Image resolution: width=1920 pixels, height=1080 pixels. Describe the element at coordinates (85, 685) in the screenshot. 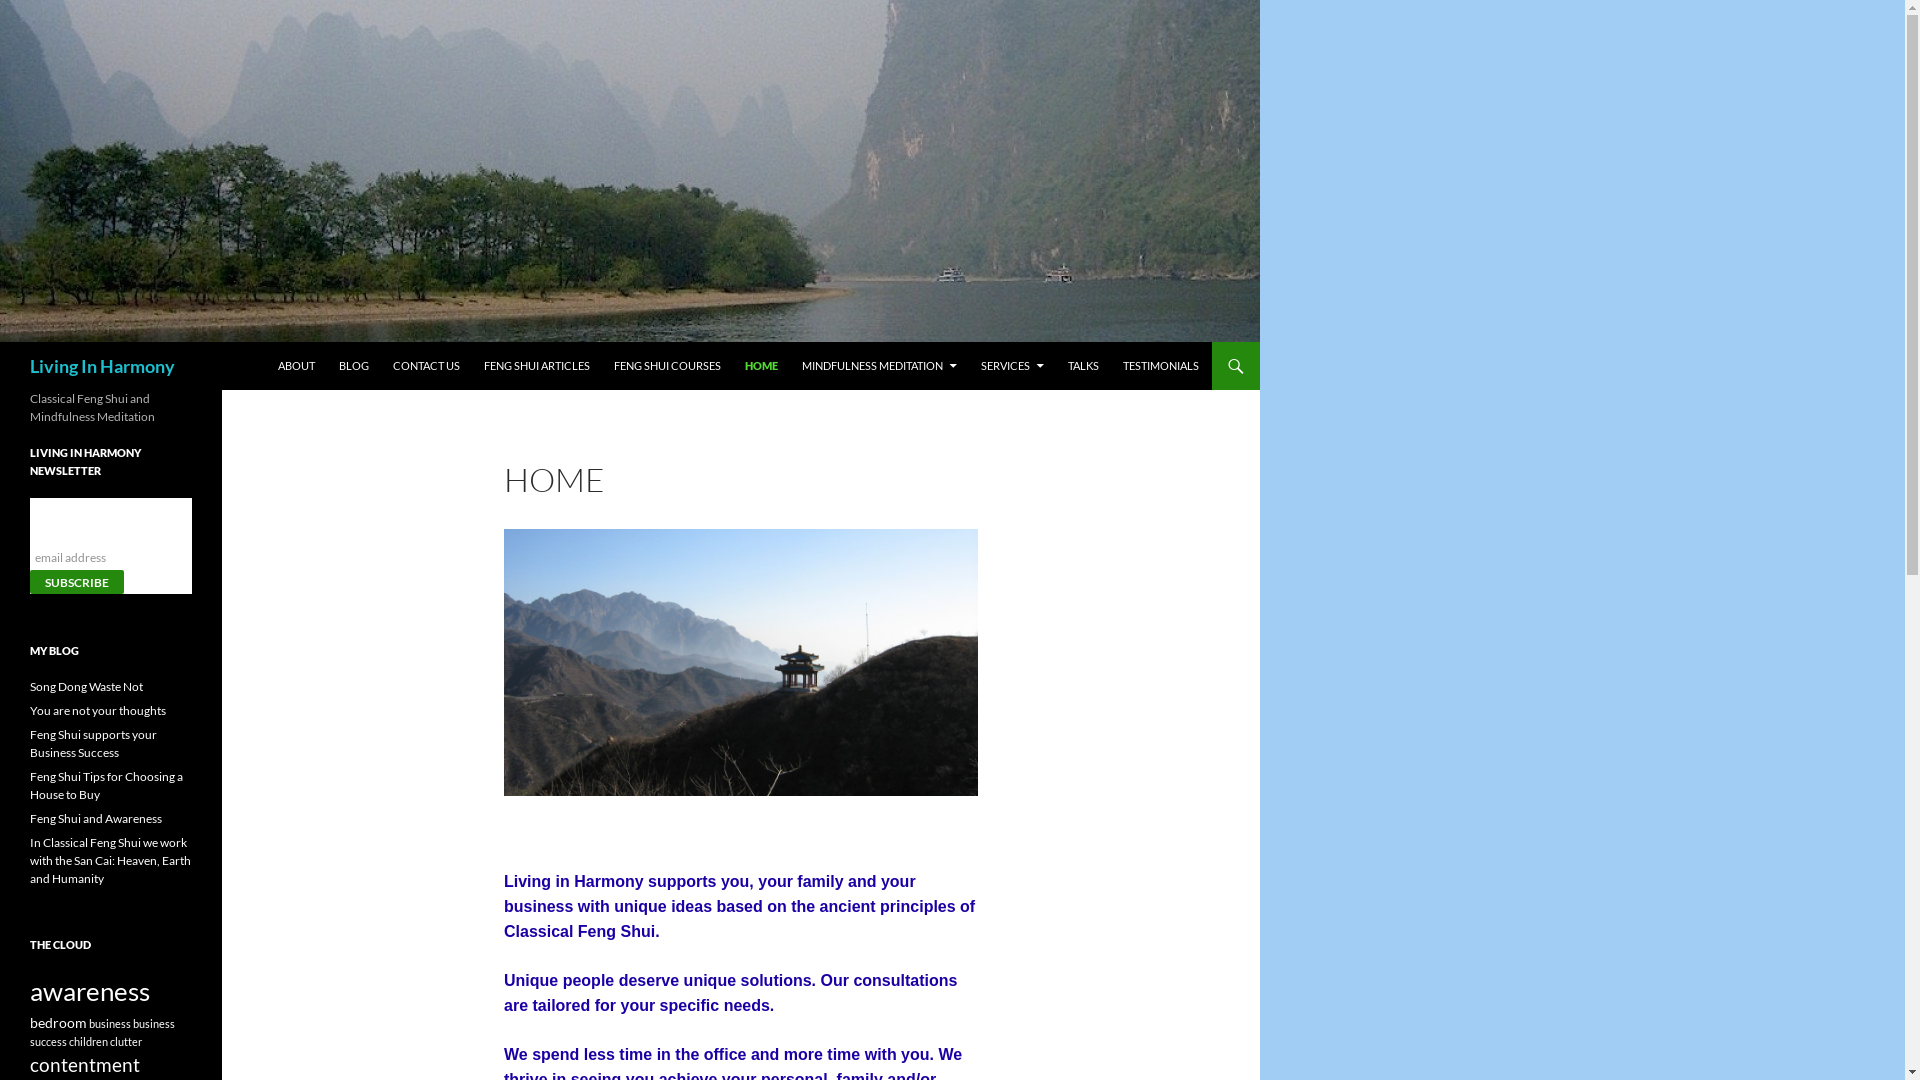

I see `'Song Dong Waste Not'` at that location.